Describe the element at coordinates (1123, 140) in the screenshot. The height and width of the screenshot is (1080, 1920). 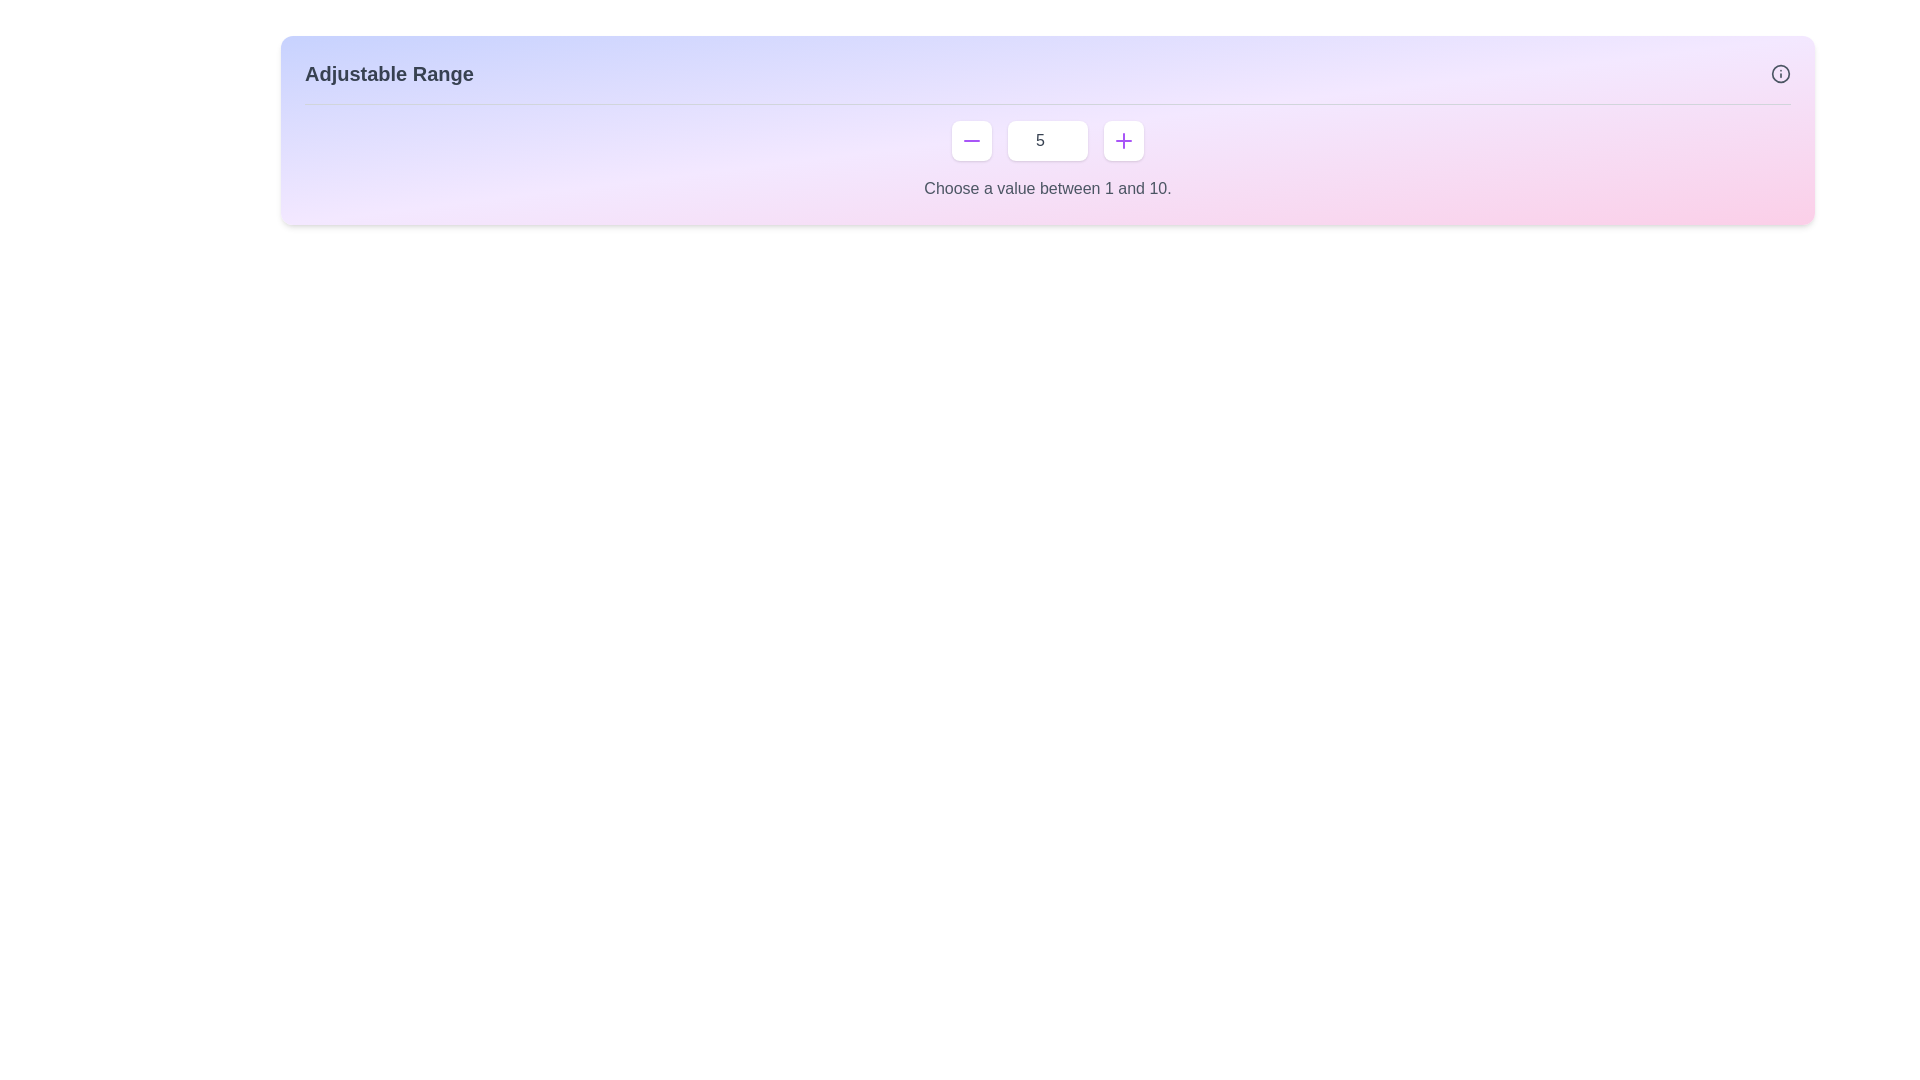
I see `the third button in the horizontal group of increment buttons, positioned to the right of the input field displaying the value '5'` at that location.